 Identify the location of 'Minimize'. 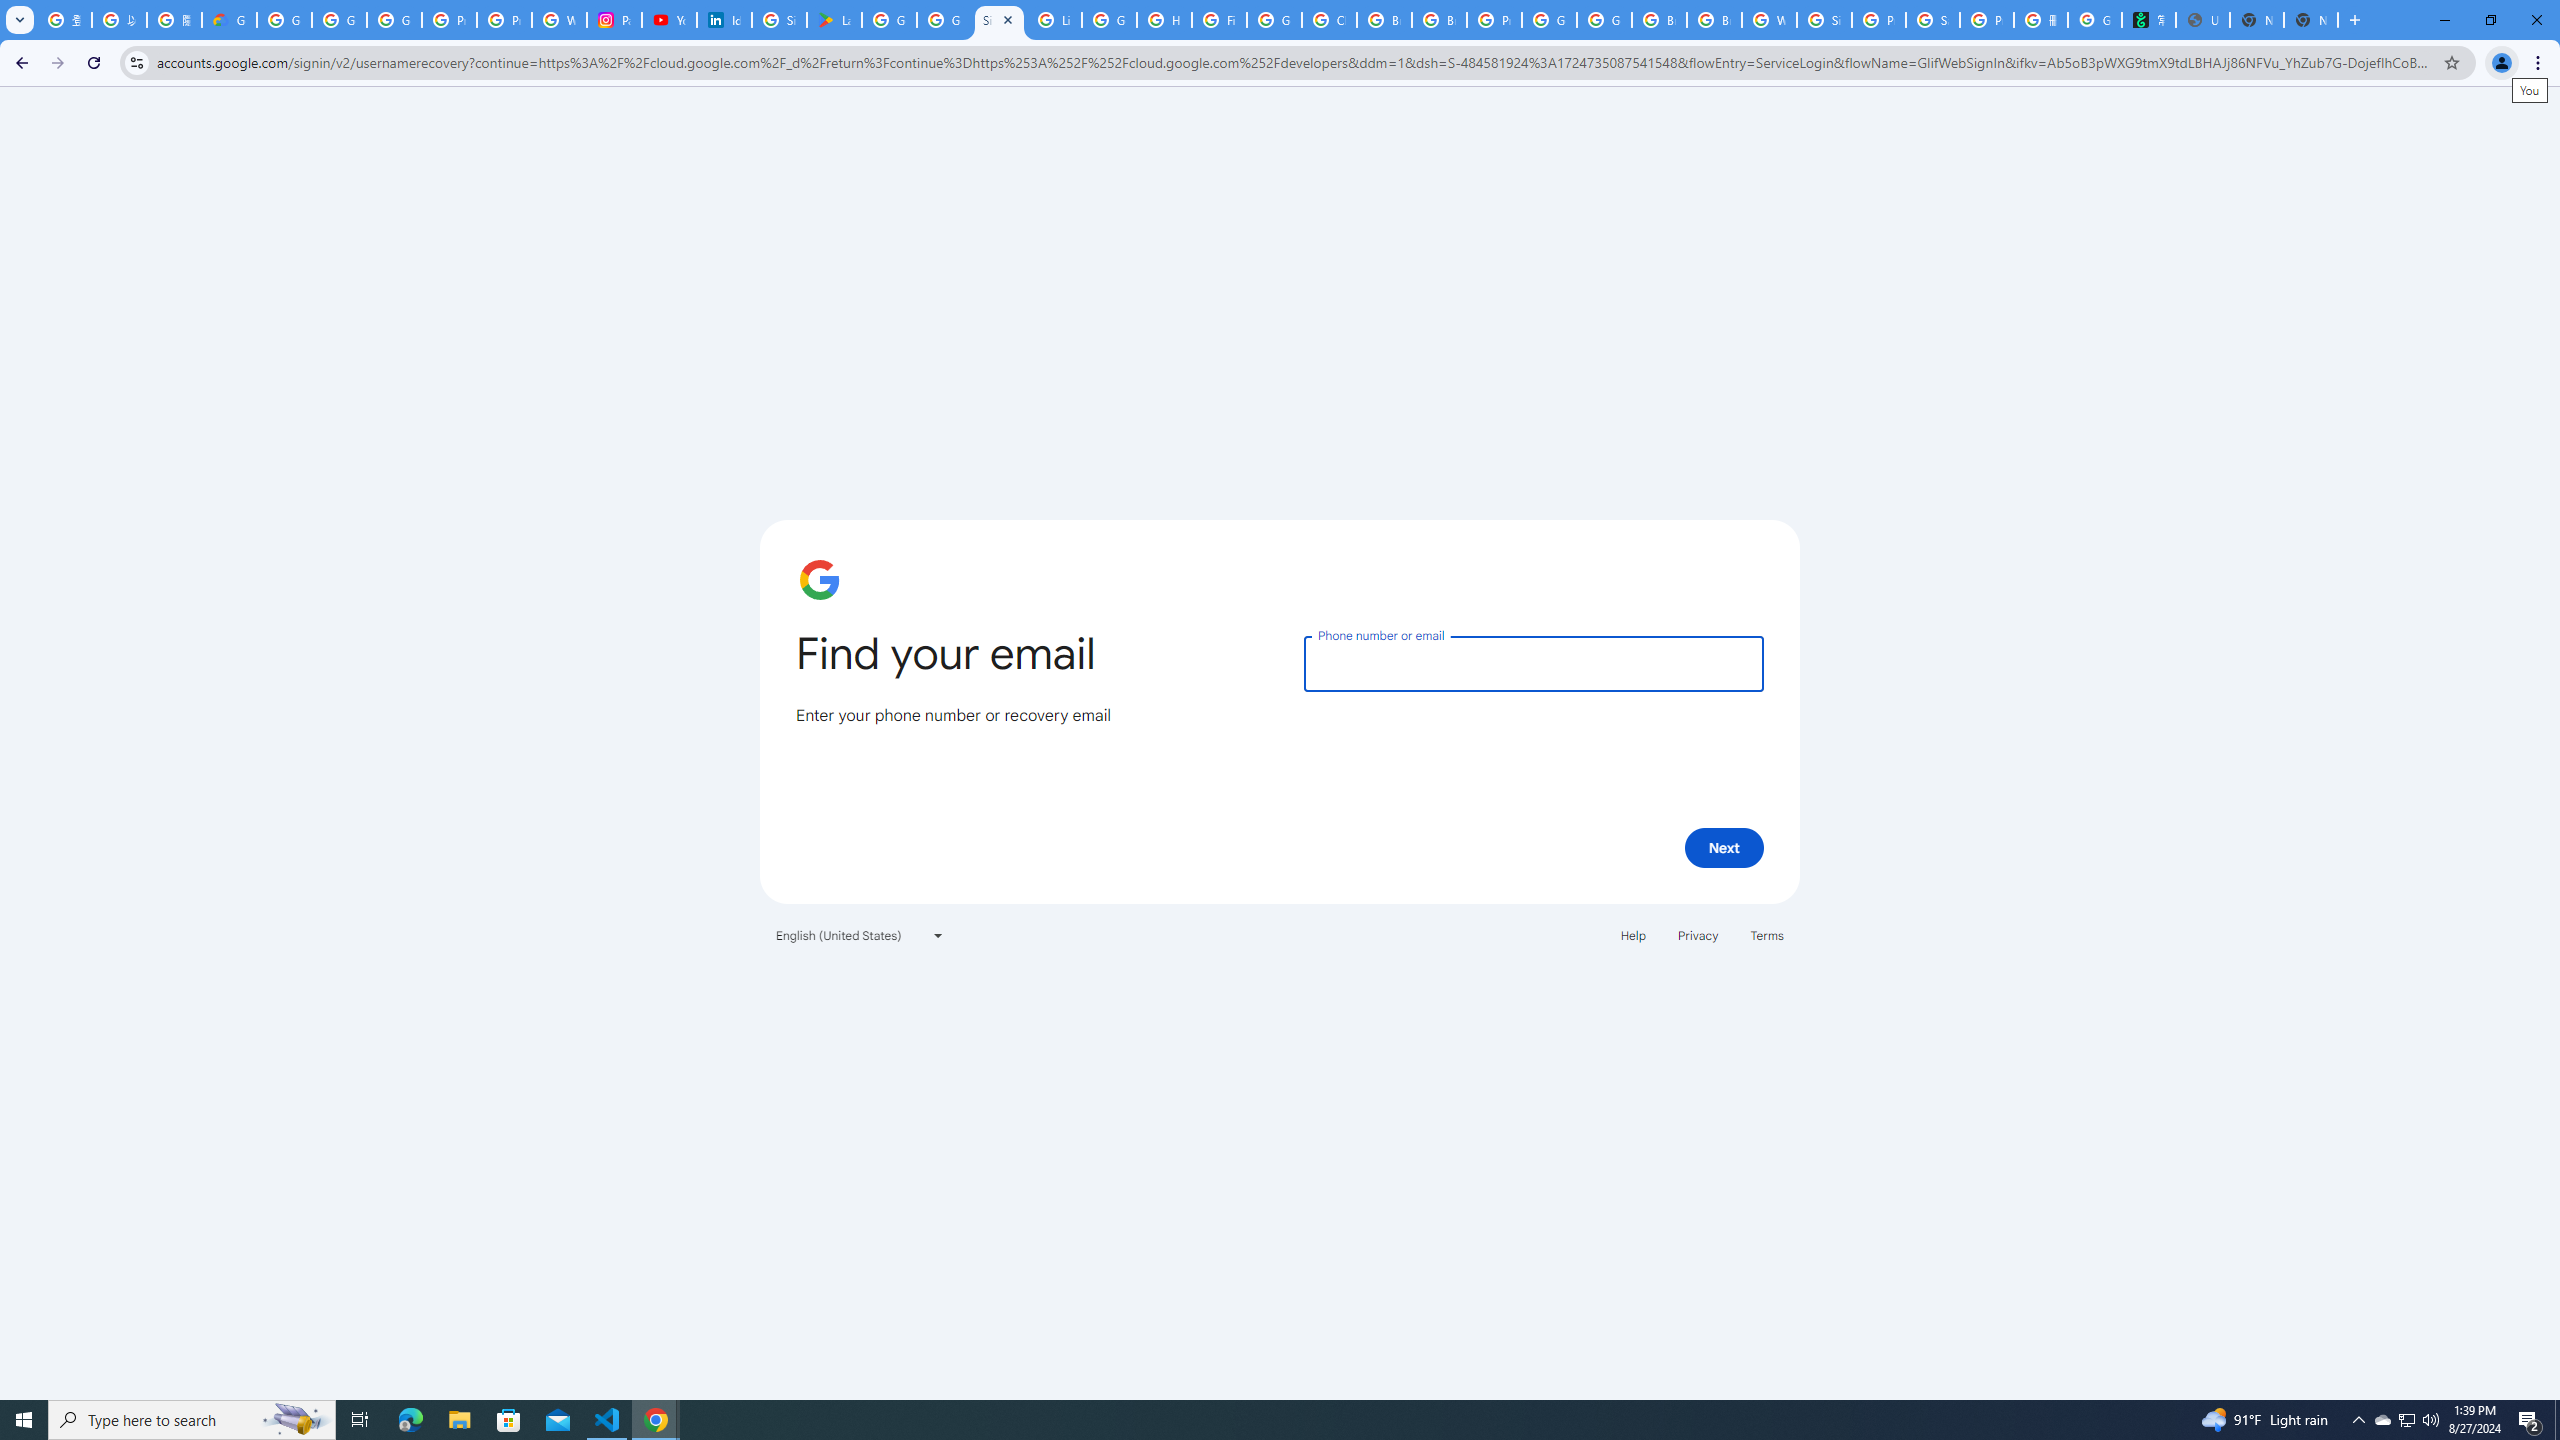
(2443, 19).